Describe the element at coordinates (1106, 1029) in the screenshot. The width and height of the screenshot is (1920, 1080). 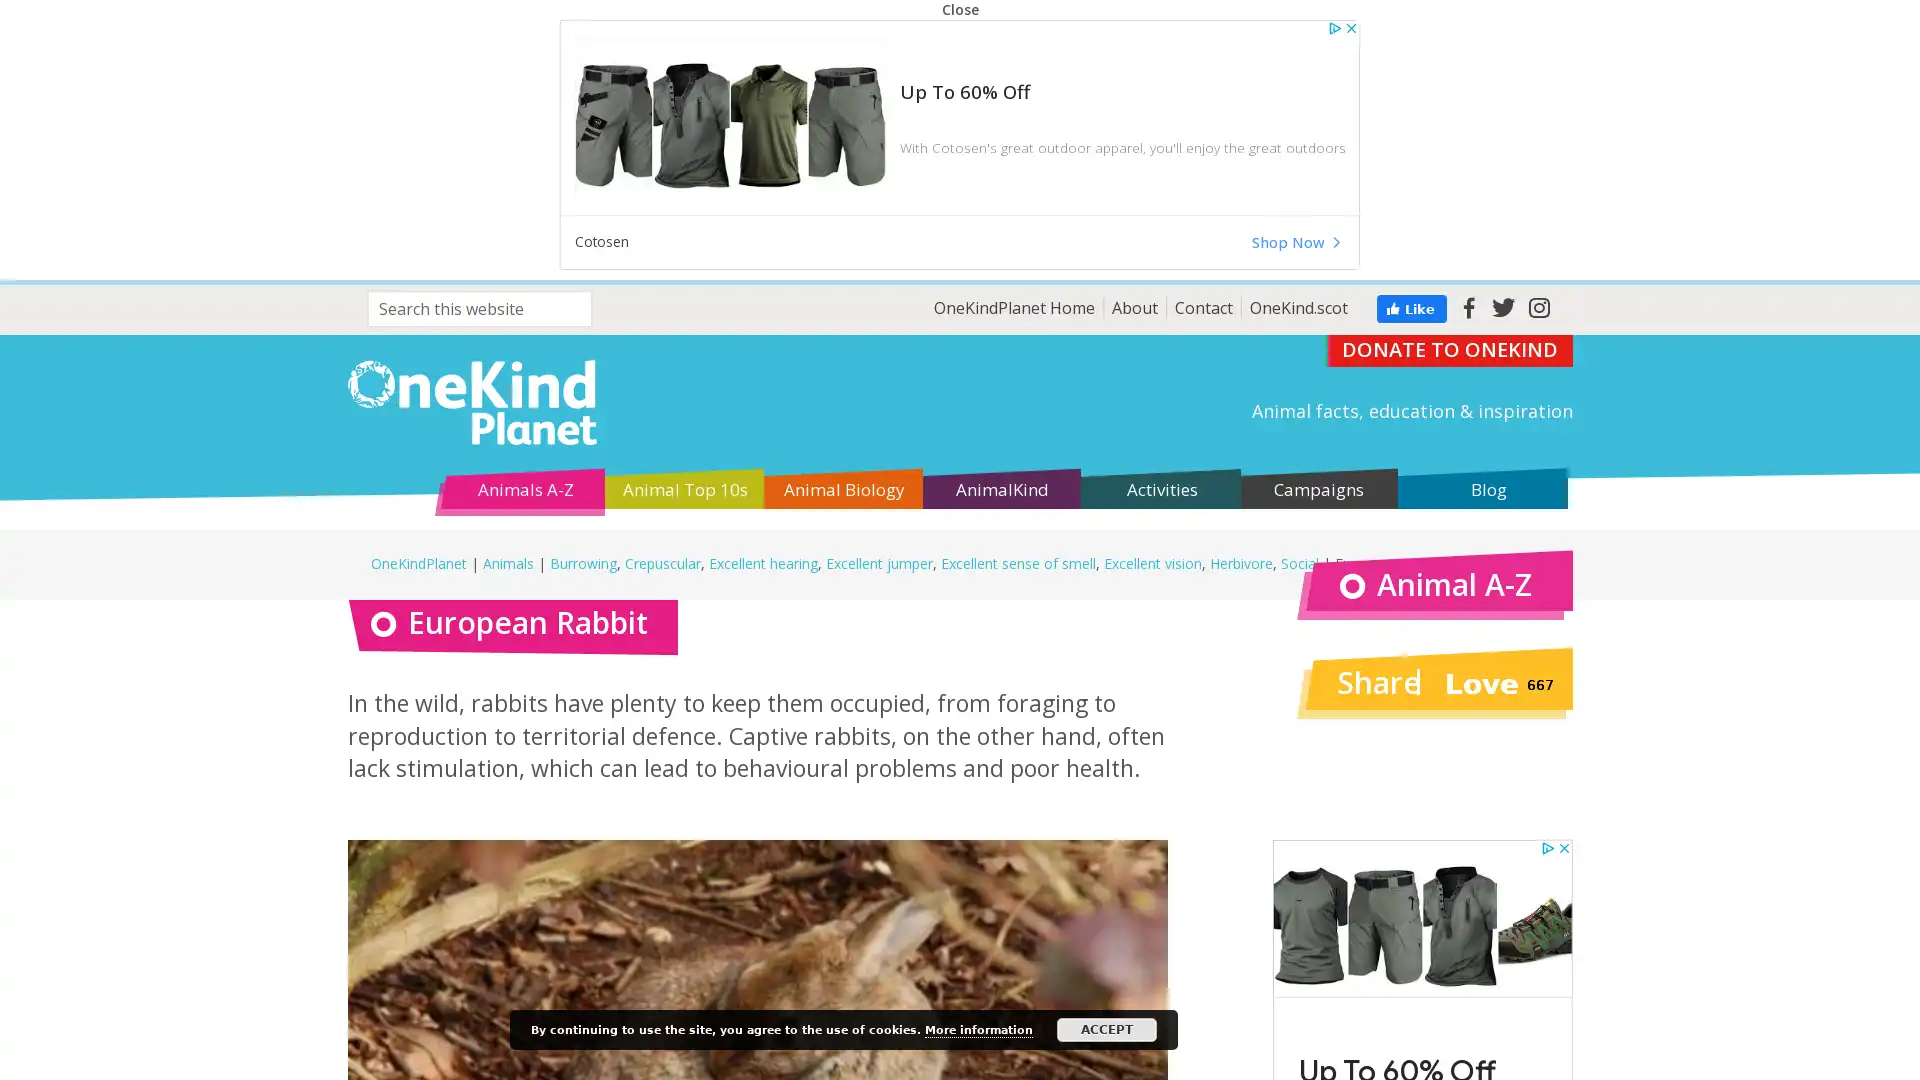
I see `ACCEPT` at that location.